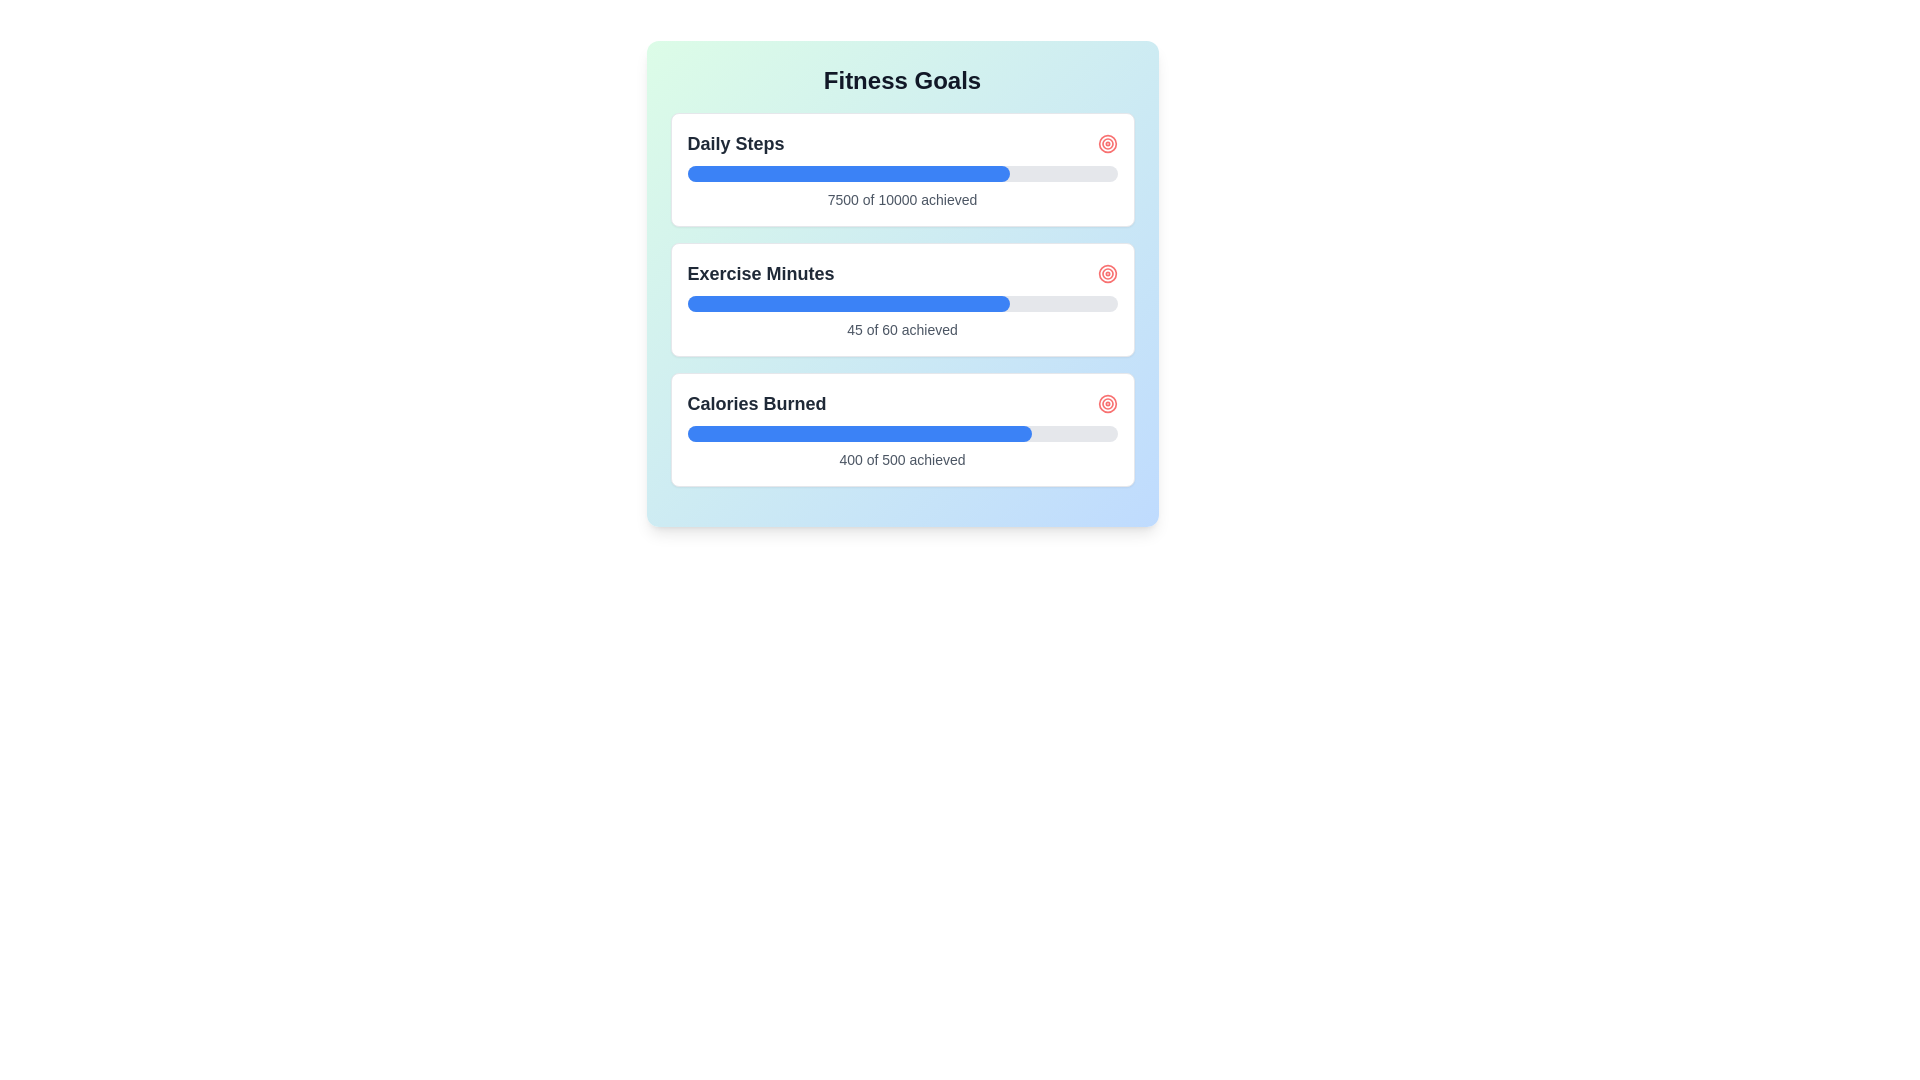 Image resolution: width=1920 pixels, height=1080 pixels. What do you see at coordinates (1106, 273) in the screenshot?
I see `the largest concentric circle within the 'Exercise Minutes' card, located near the upper-right corner of the card, which serves as a visual cue for the associated goal indicator` at bounding box center [1106, 273].